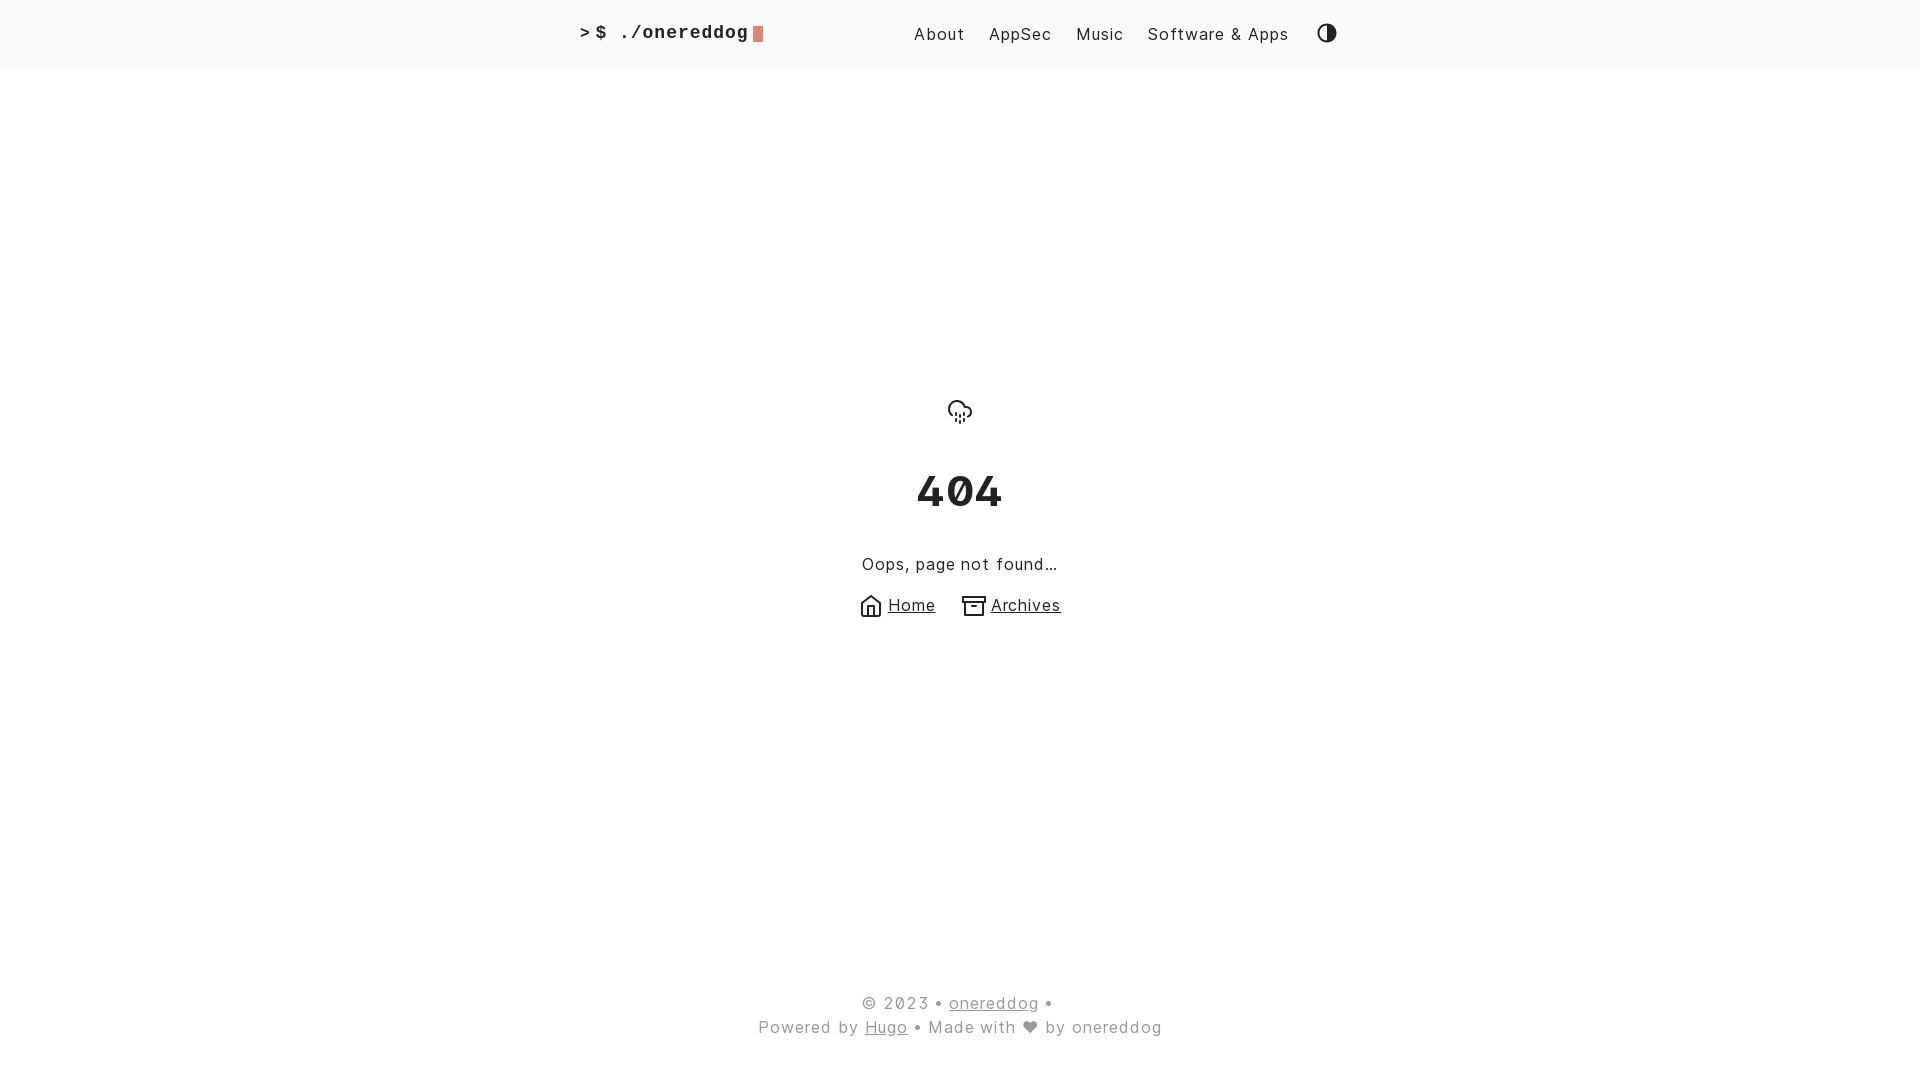 Image resolution: width=1920 pixels, height=1080 pixels. I want to click on 'Music', so click(1098, 34).